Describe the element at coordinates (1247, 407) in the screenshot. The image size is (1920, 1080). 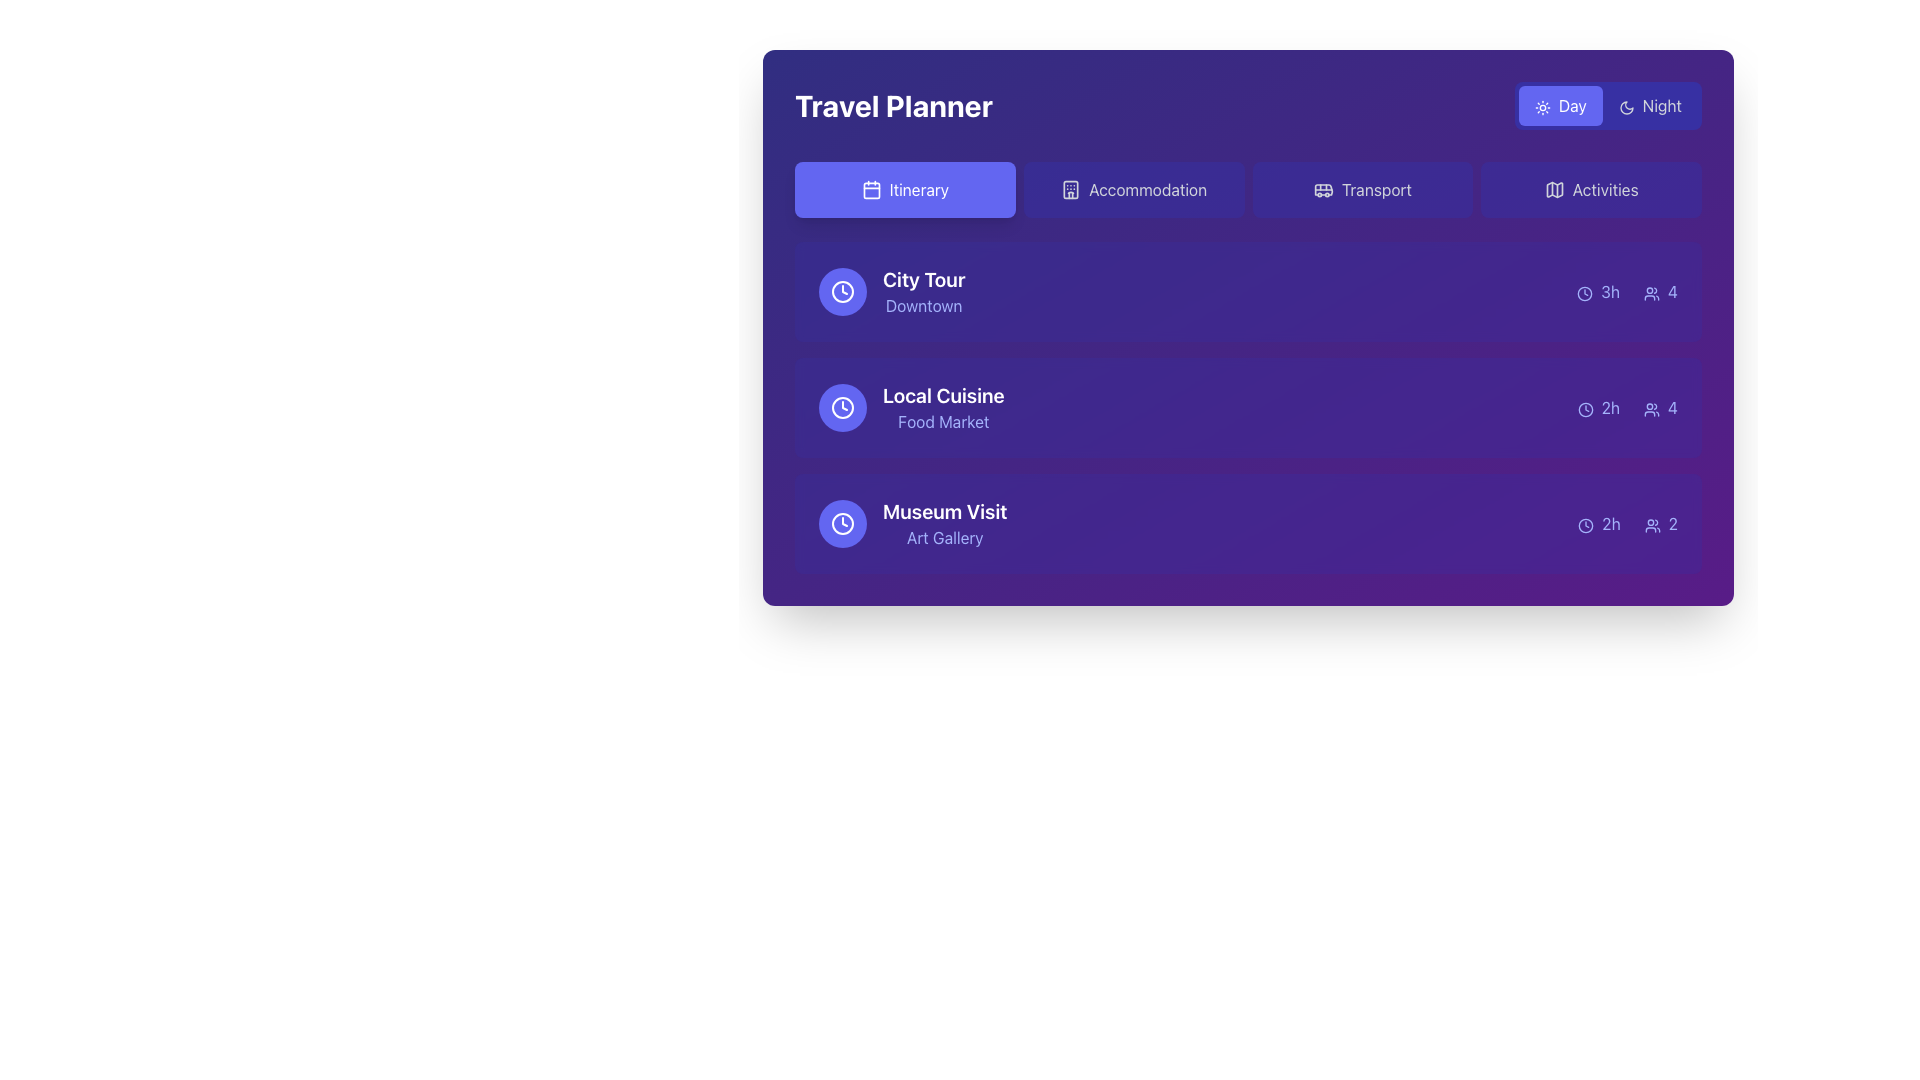
I see `the List of informational blocks in the Travel Planner section` at that location.